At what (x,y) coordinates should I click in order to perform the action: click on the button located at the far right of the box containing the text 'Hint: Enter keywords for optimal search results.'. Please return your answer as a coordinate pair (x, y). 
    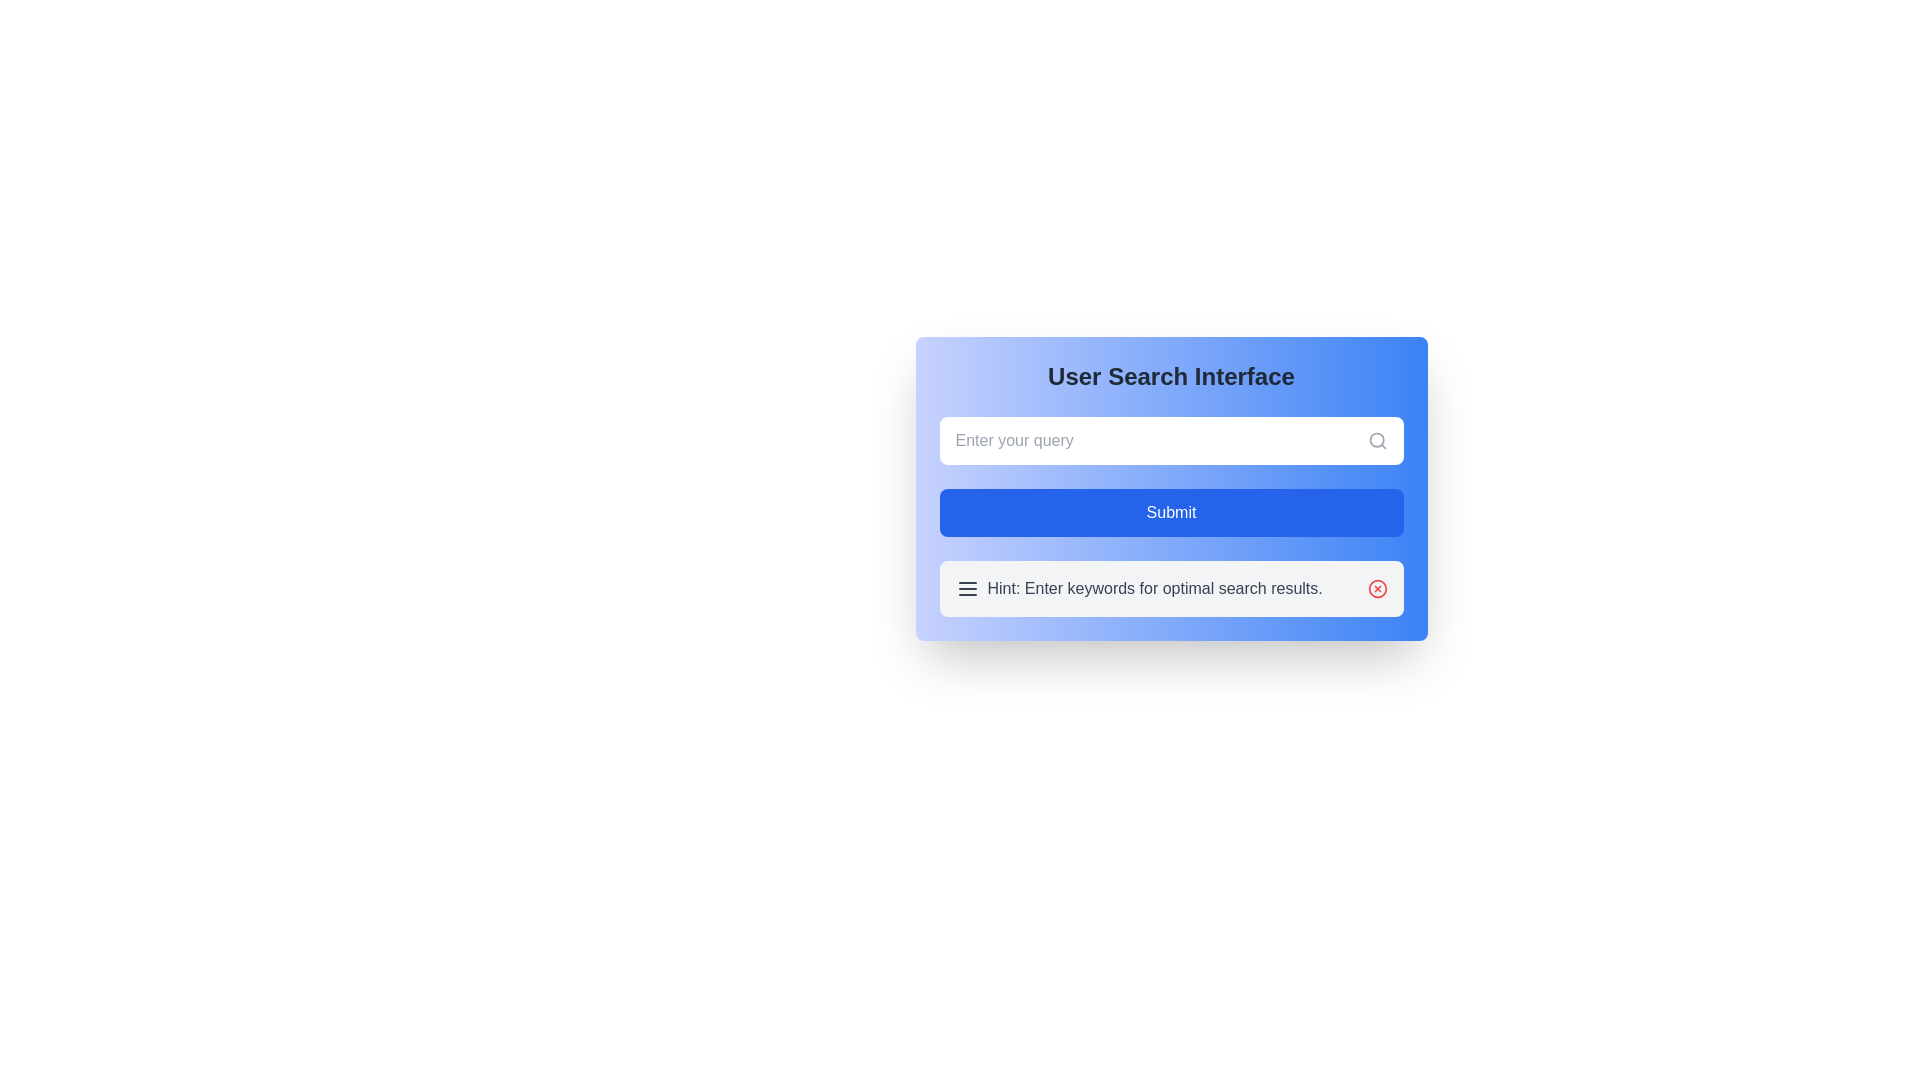
    Looking at the image, I should click on (1376, 588).